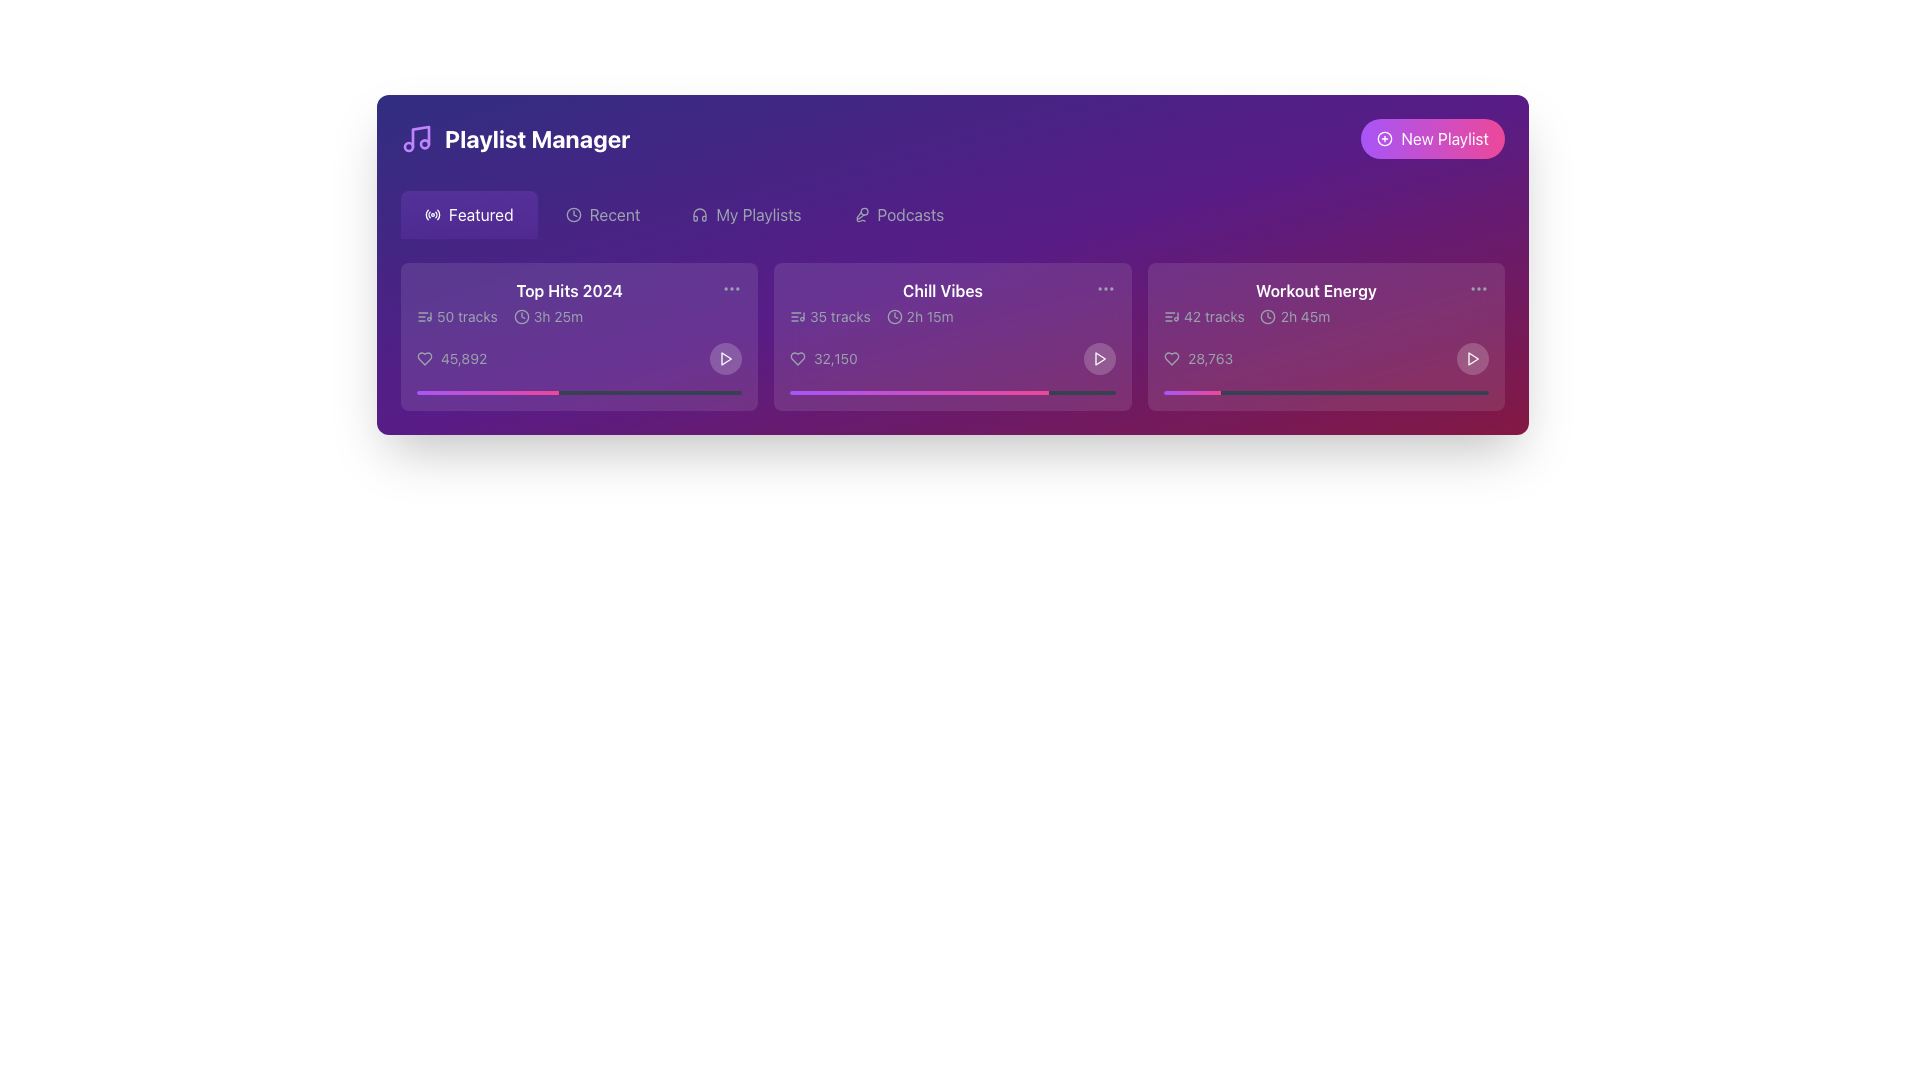 This screenshot has width=1920, height=1080. Describe the element at coordinates (1171, 315) in the screenshot. I see `the music or playlist icon located in the upper-left portion of the 'Workout Energy' playlist card, which serves as a visual indicator for playlist content` at that location.